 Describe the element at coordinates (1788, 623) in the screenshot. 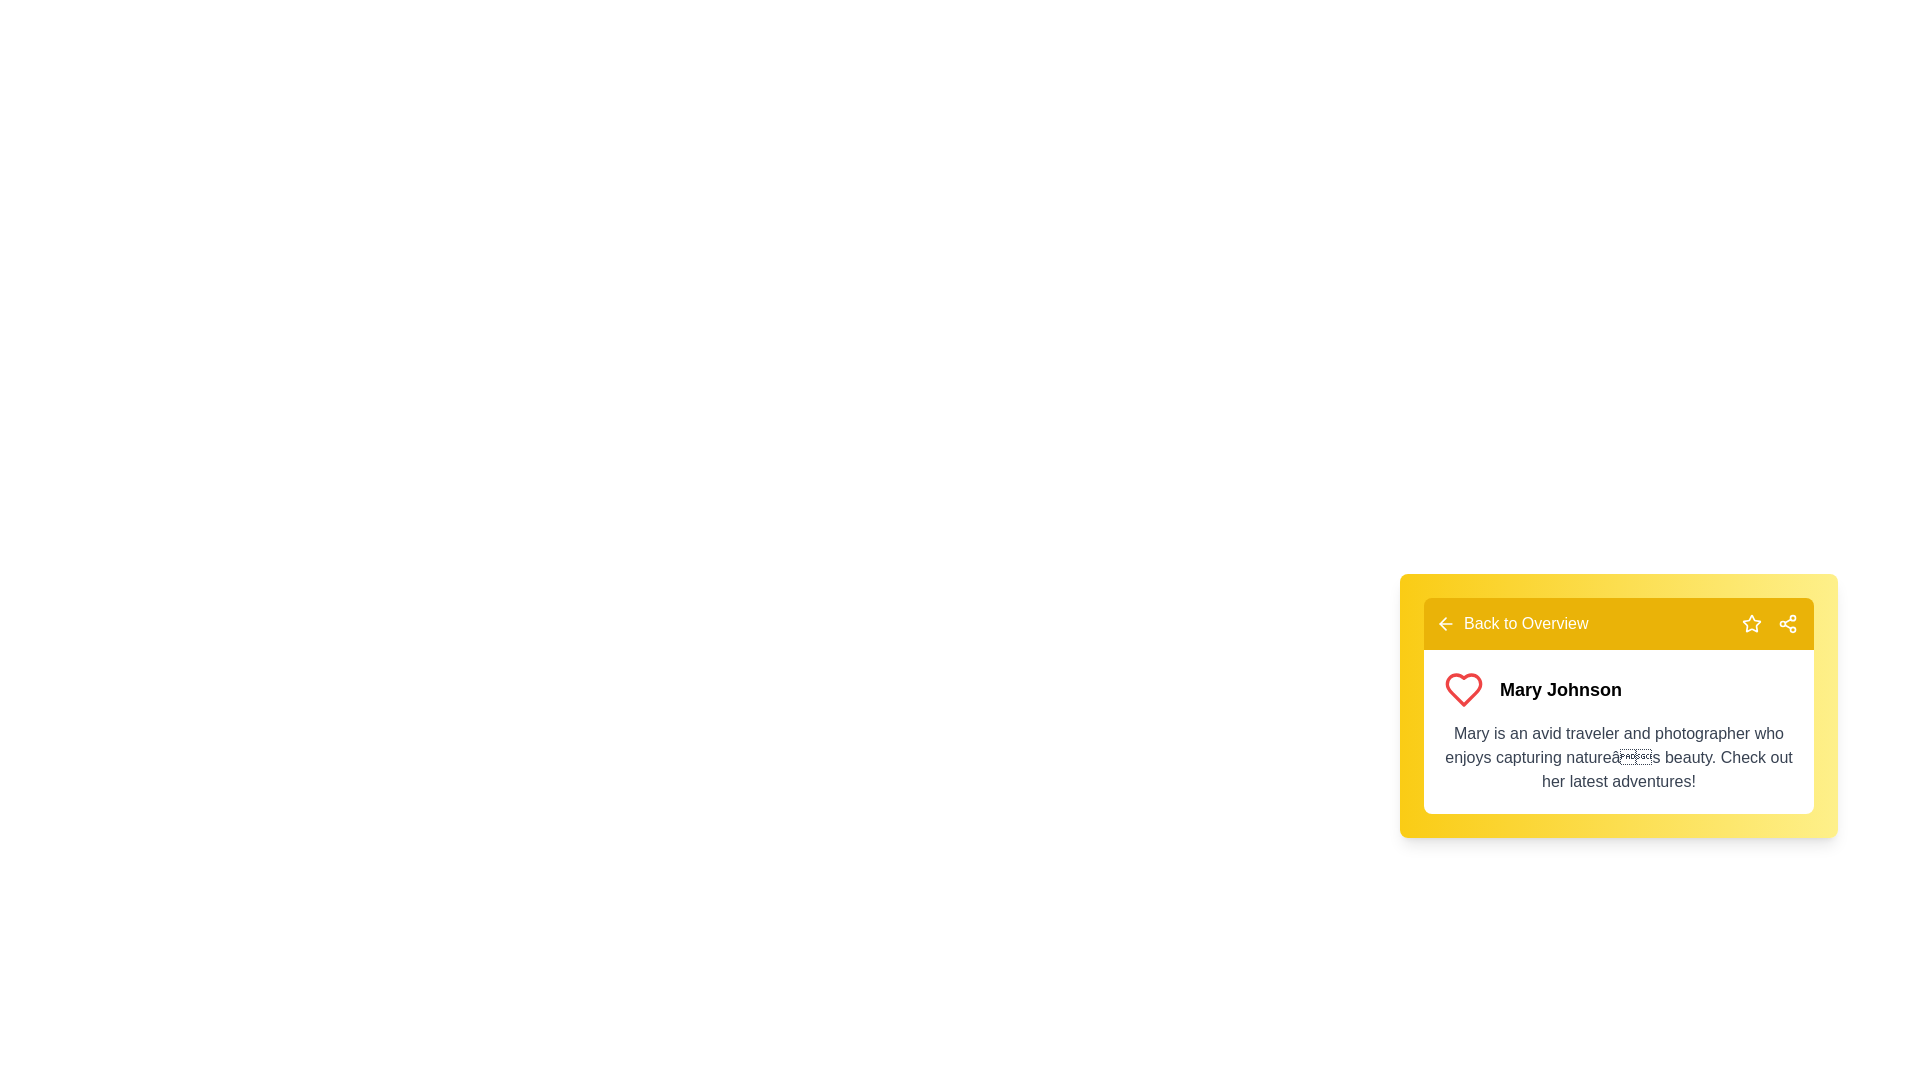

I see `the share icon located in the top-right section of the yellow header bar of the card interface` at that location.